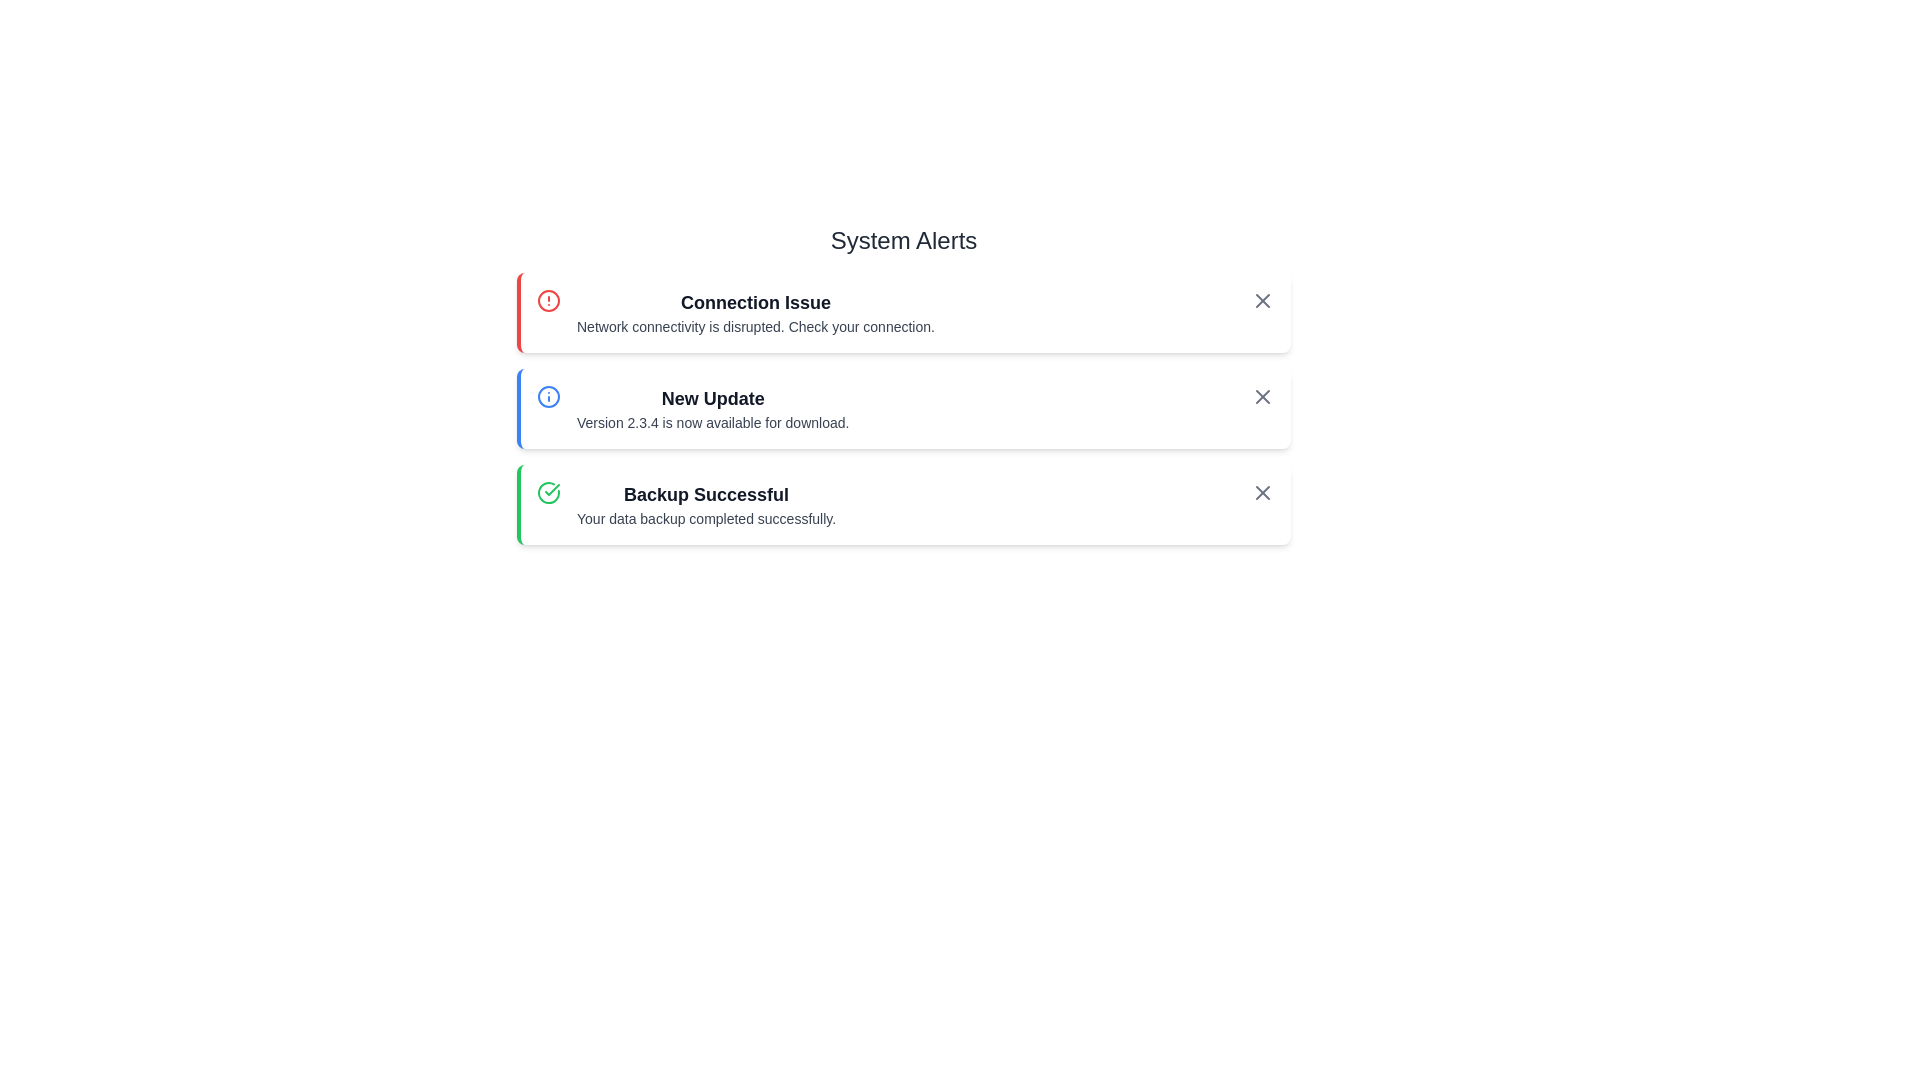 The height and width of the screenshot is (1080, 1920). What do you see at coordinates (902, 312) in the screenshot?
I see `title and description of the first notification card in the 'System Alerts' section, which informs the user about a connectivity issue` at bounding box center [902, 312].